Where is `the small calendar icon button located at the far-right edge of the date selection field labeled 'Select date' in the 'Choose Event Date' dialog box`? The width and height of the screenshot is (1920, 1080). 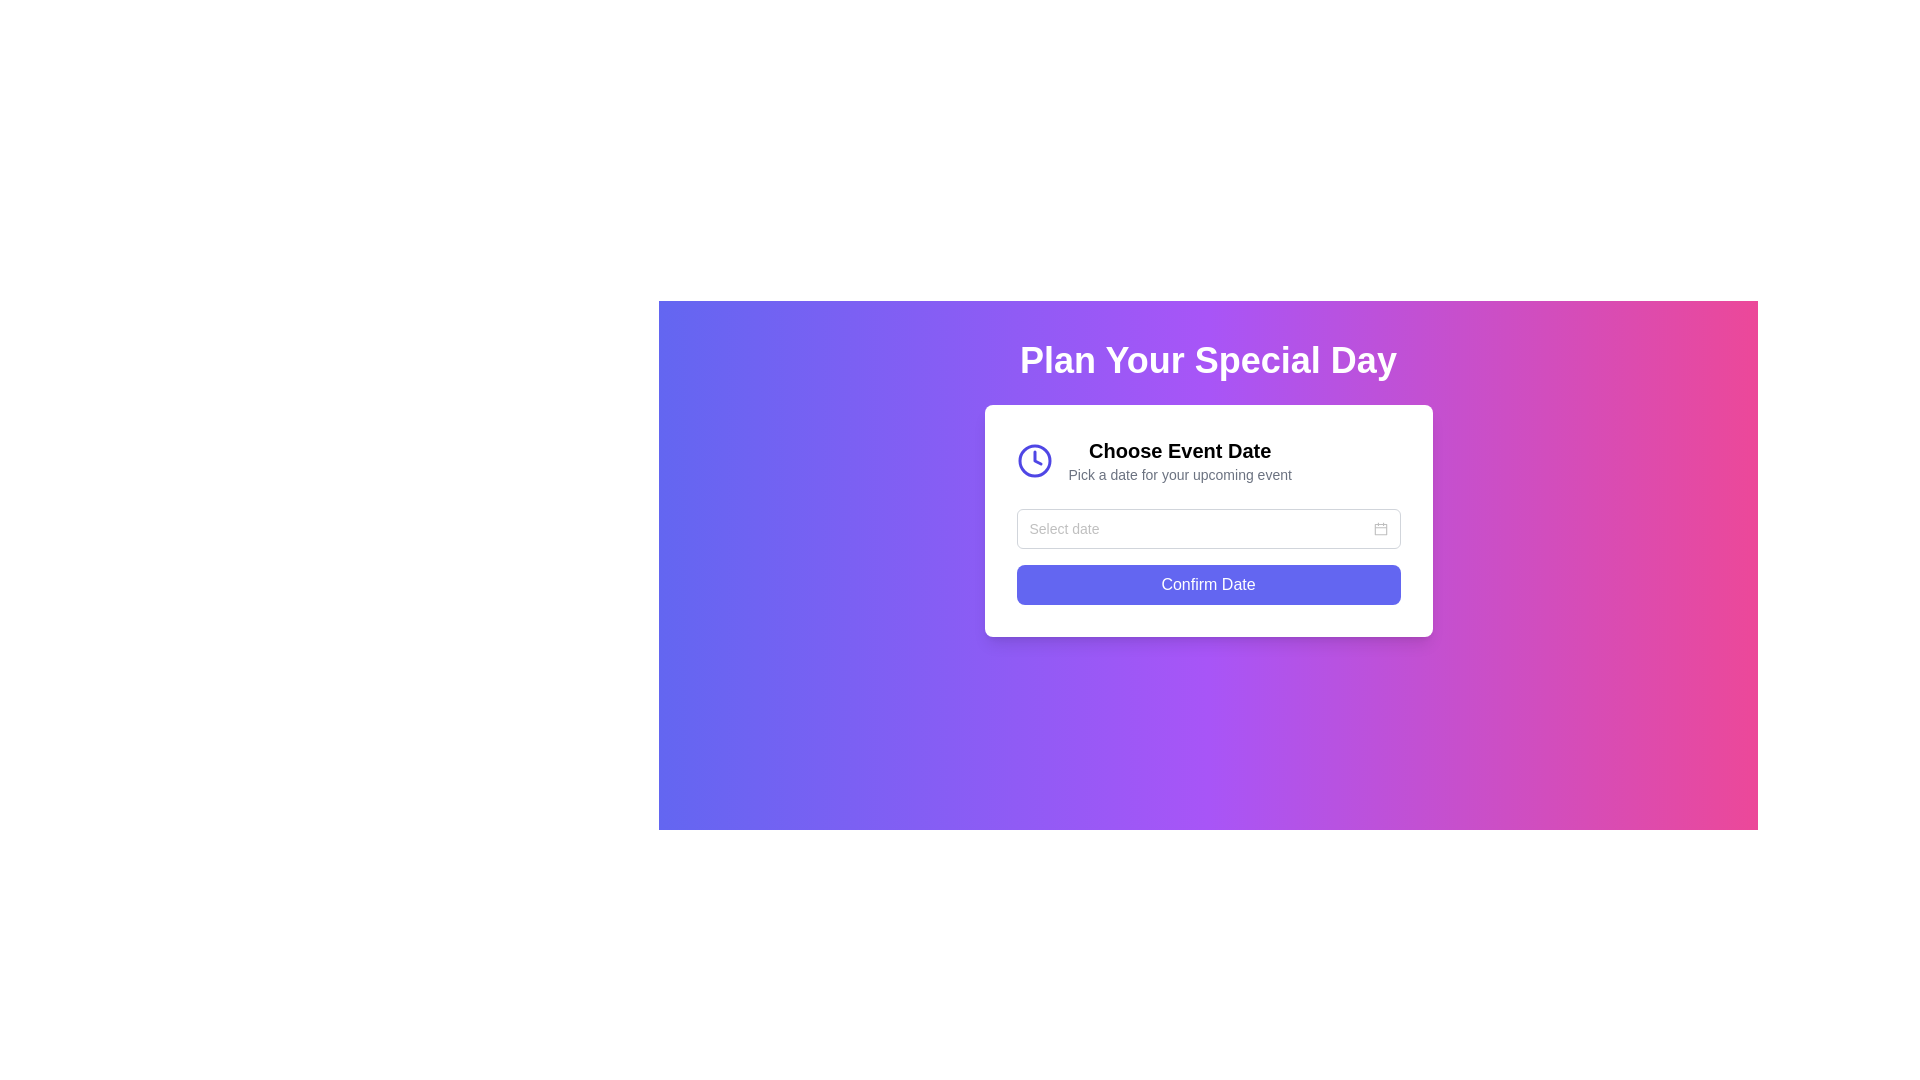 the small calendar icon button located at the far-right edge of the date selection field labeled 'Select date' in the 'Choose Event Date' dialog box is located at coordinates (1379, 527).